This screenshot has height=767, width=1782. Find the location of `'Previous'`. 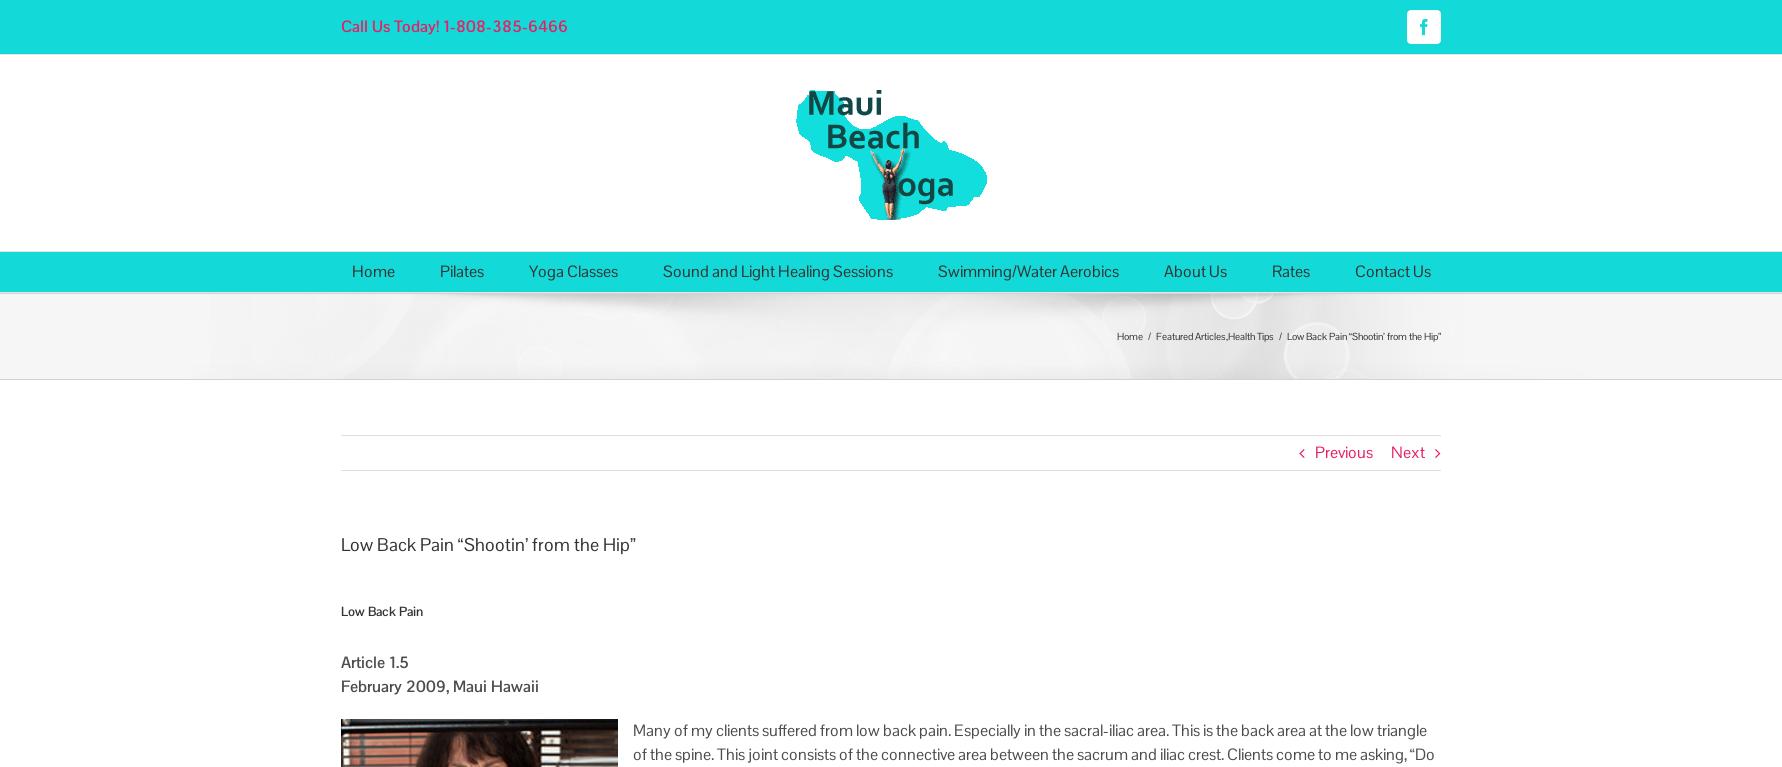

'Previous' is located at coordinates (1314, 451).